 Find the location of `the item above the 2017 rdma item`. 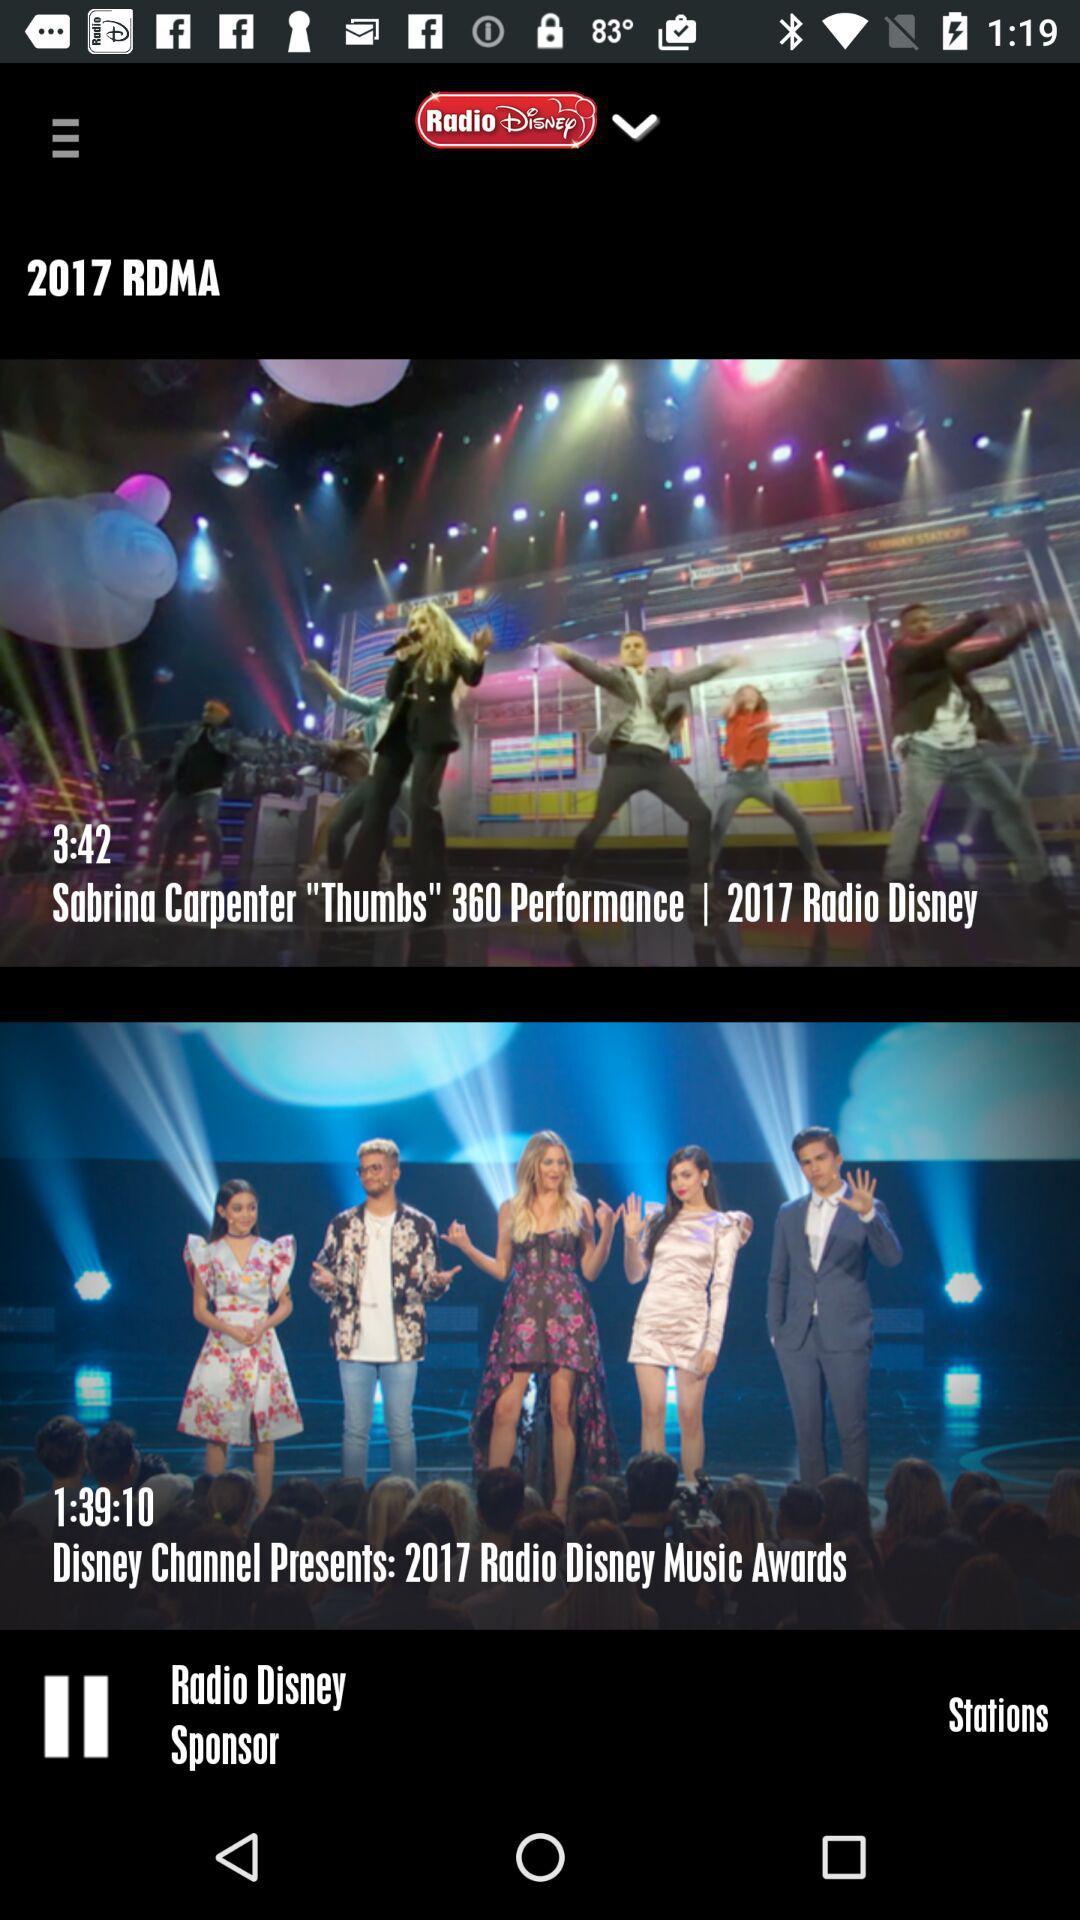

the item above the 2017 rdma item is located at coordinates (634, 124).